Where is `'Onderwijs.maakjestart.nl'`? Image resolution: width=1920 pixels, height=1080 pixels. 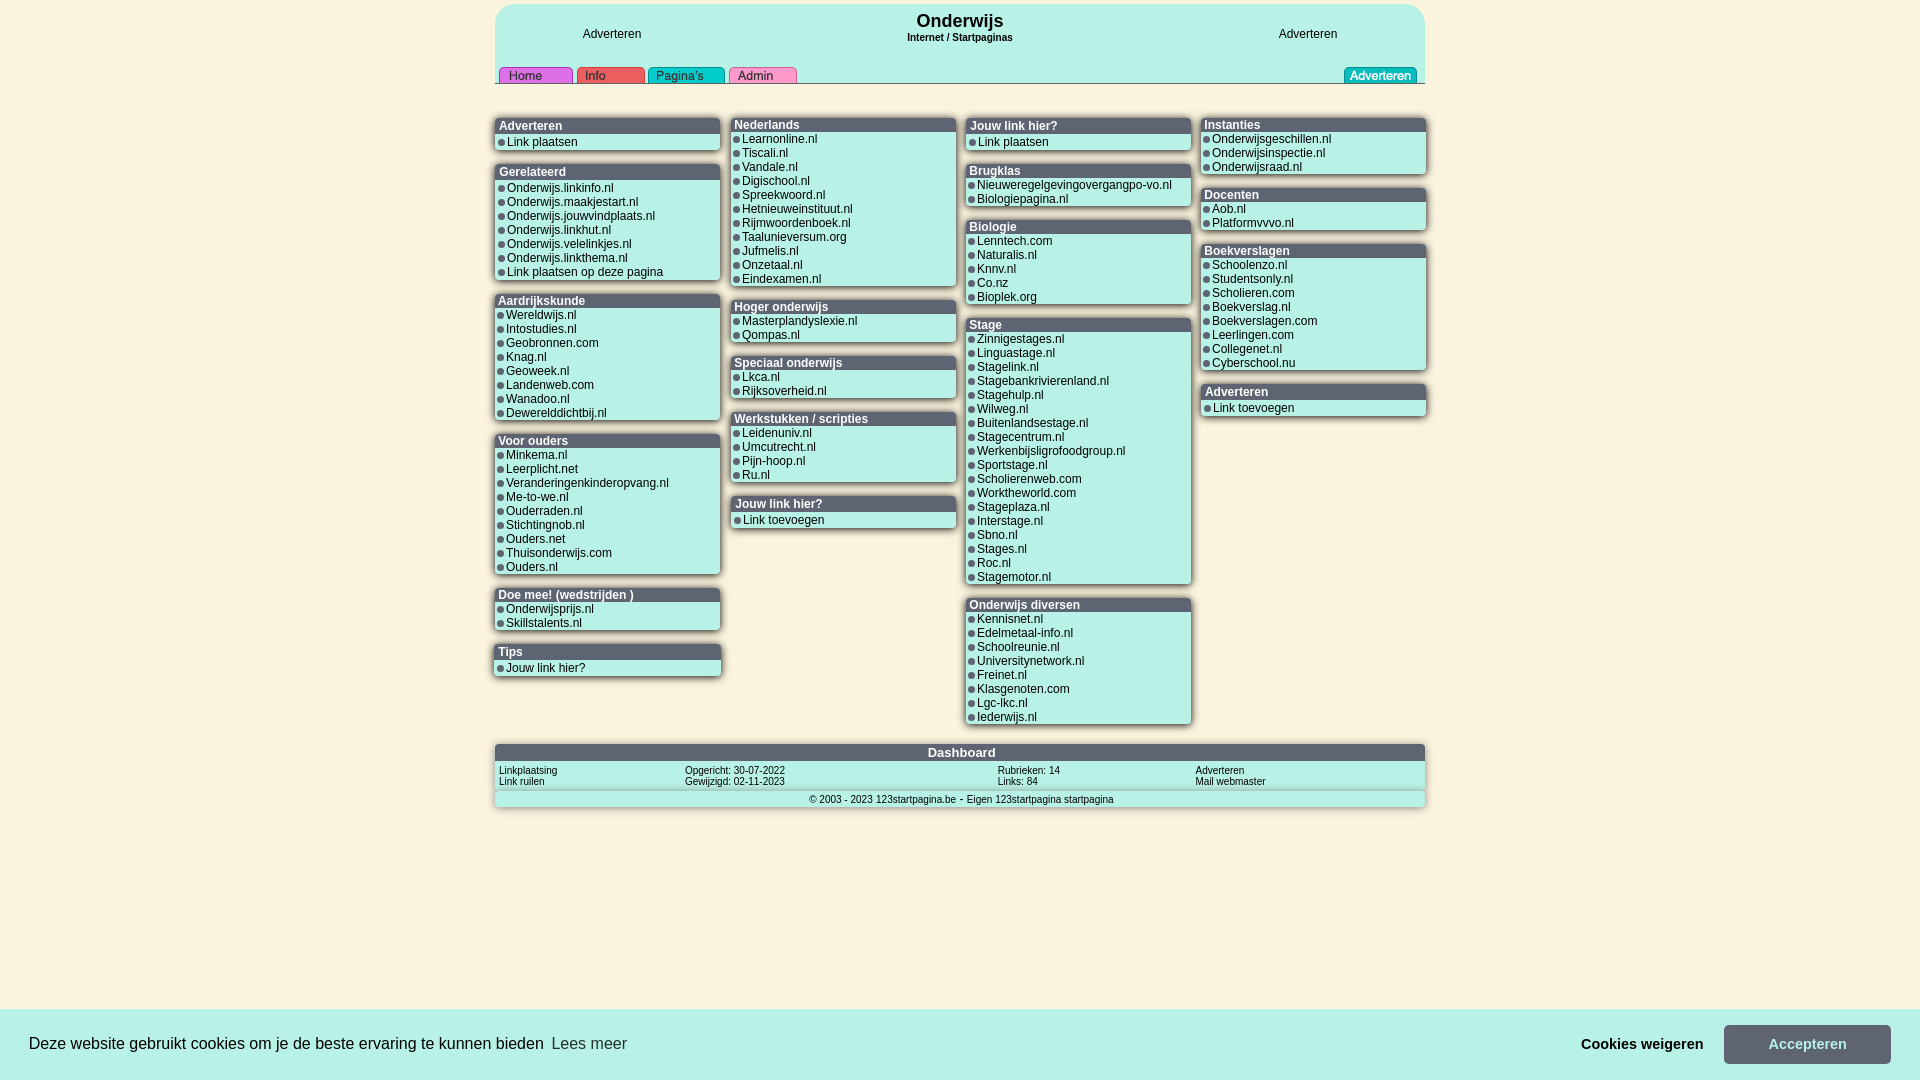 'Onderwijs.maakjestart.nl' is located at coordinates (507, 201).